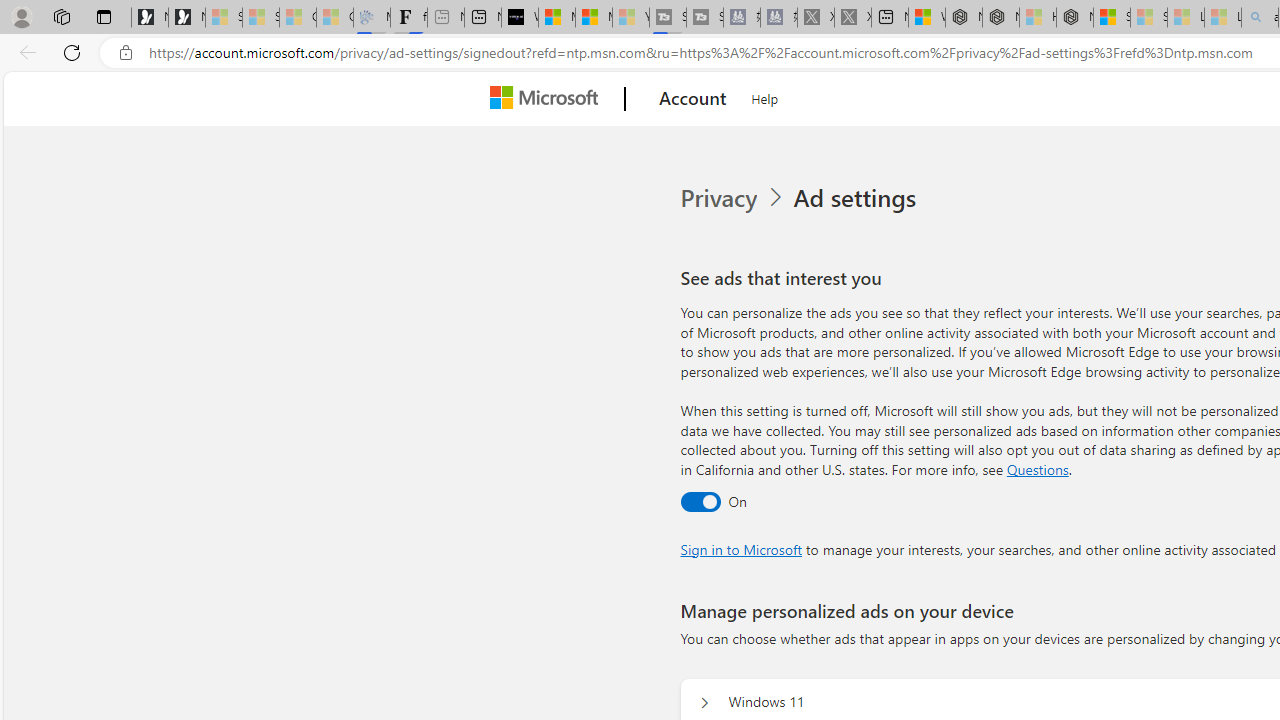  I want to click on 'Sign in to Microsoft', so click(740, 549).